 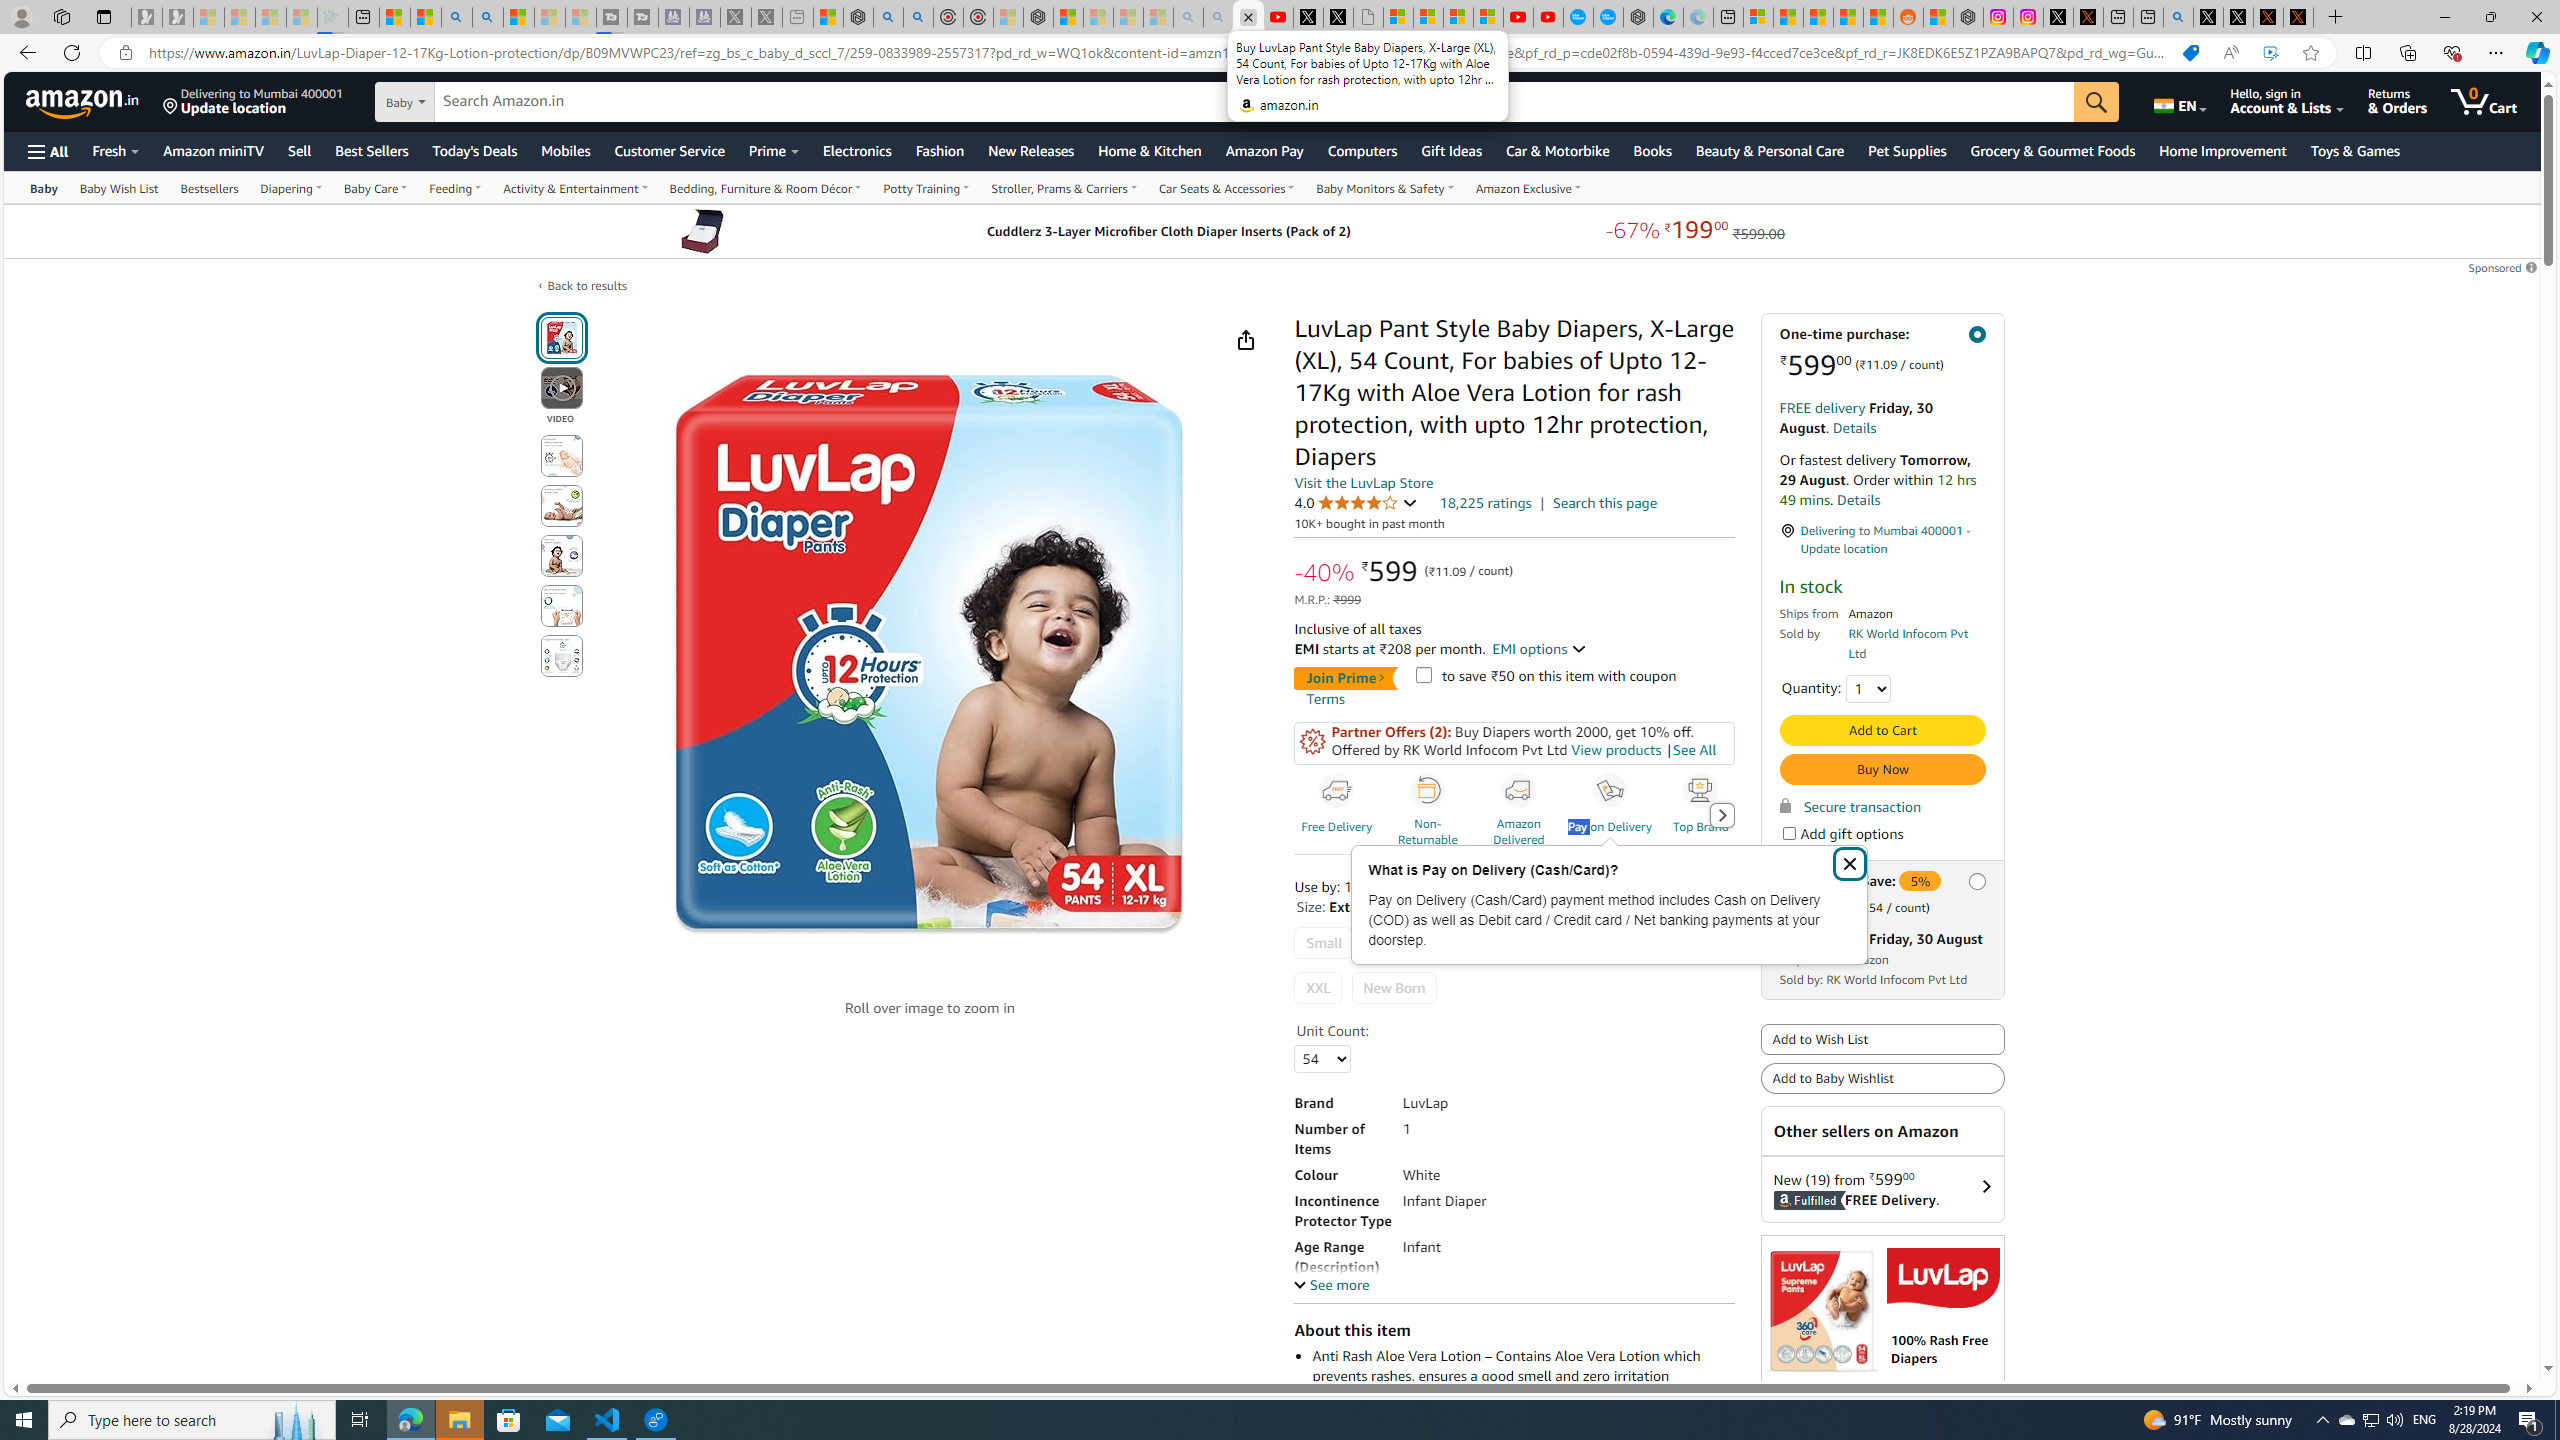 I want to click on 'github - Search', so click(x=2177, y=16).